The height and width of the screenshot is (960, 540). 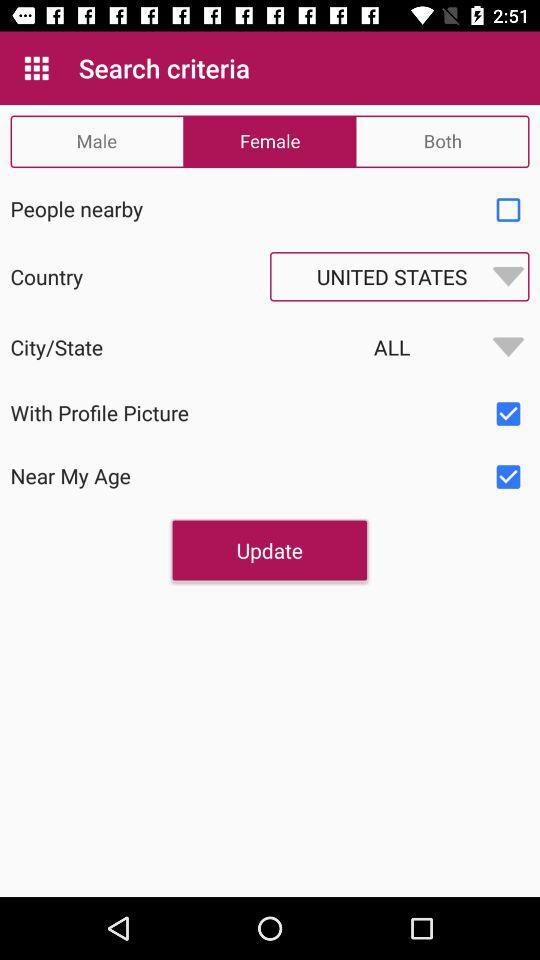 What do you see at coordinates (269, 550) in the screenshot?
I see `icon below with profile picture item` at bounding box center [269, 550].